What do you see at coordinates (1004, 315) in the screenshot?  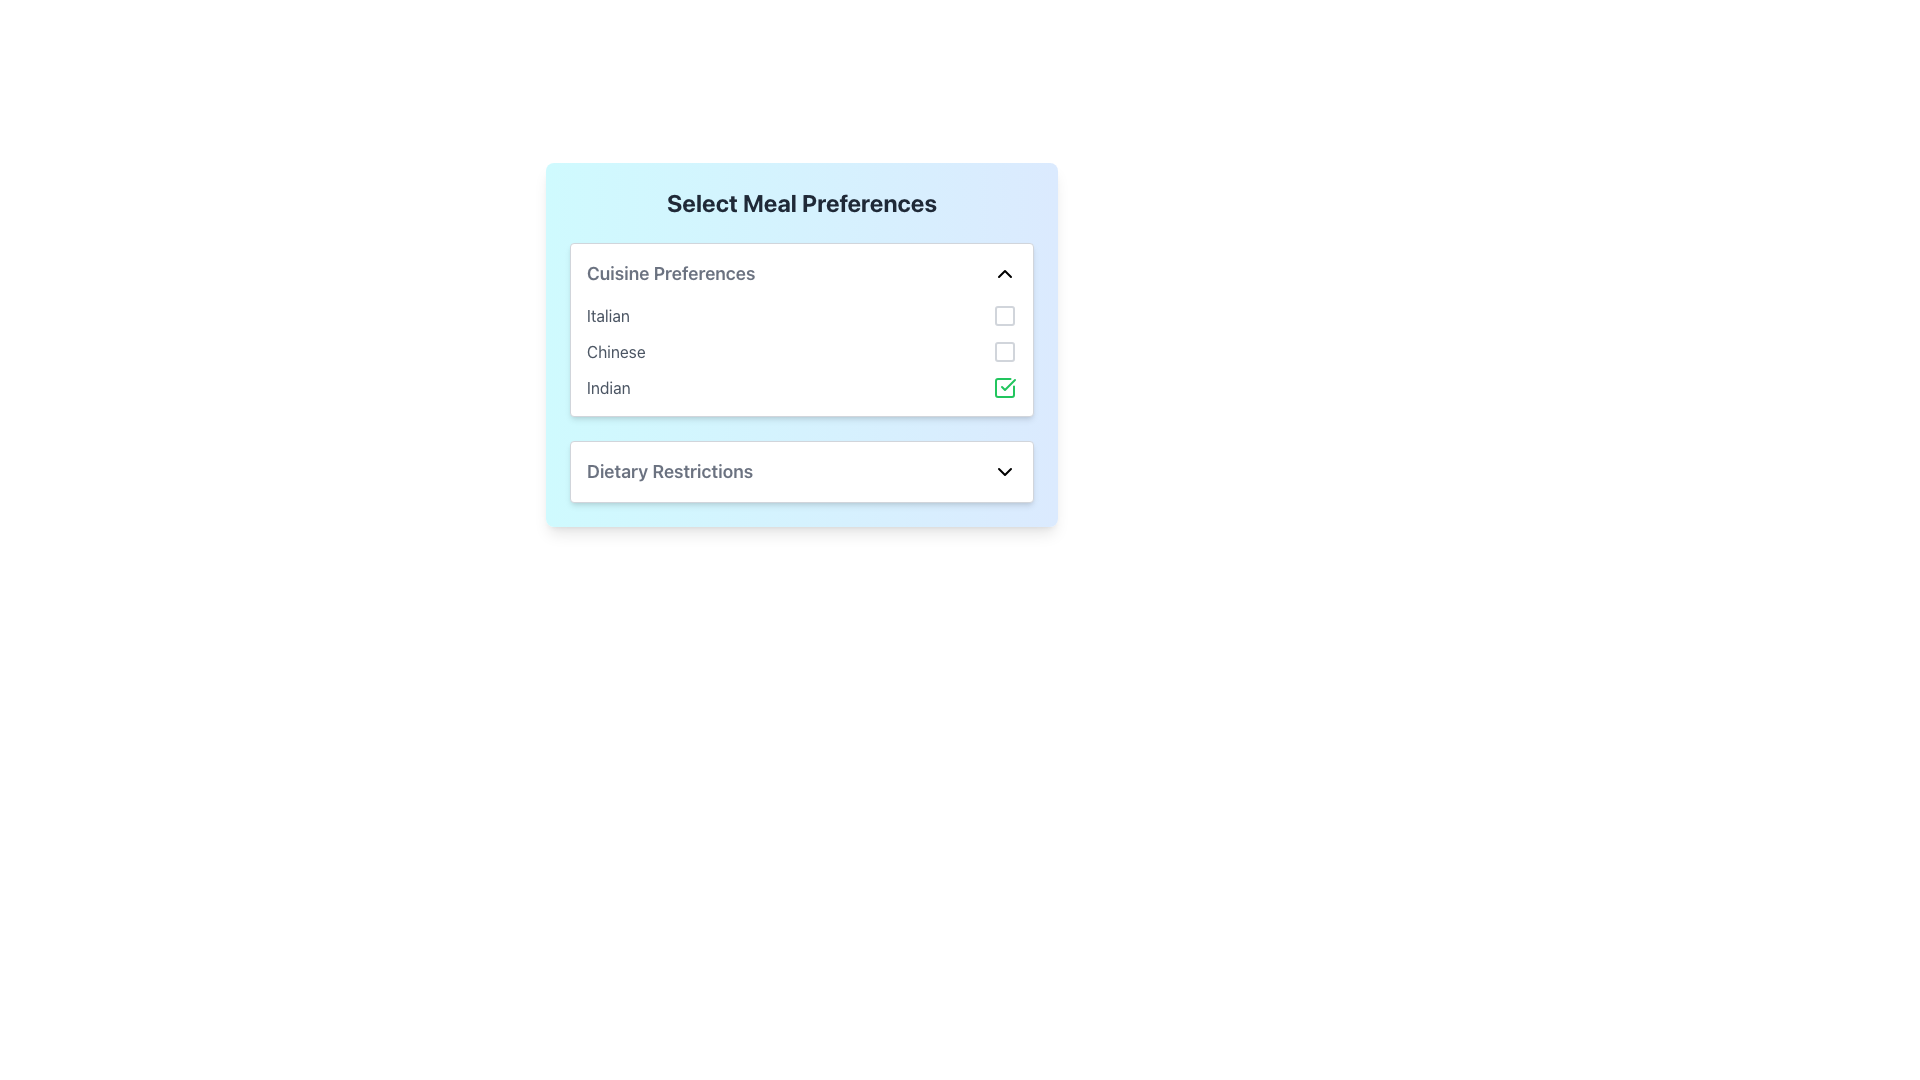 I see `the checkbox` at bounding box center [1004, 315].